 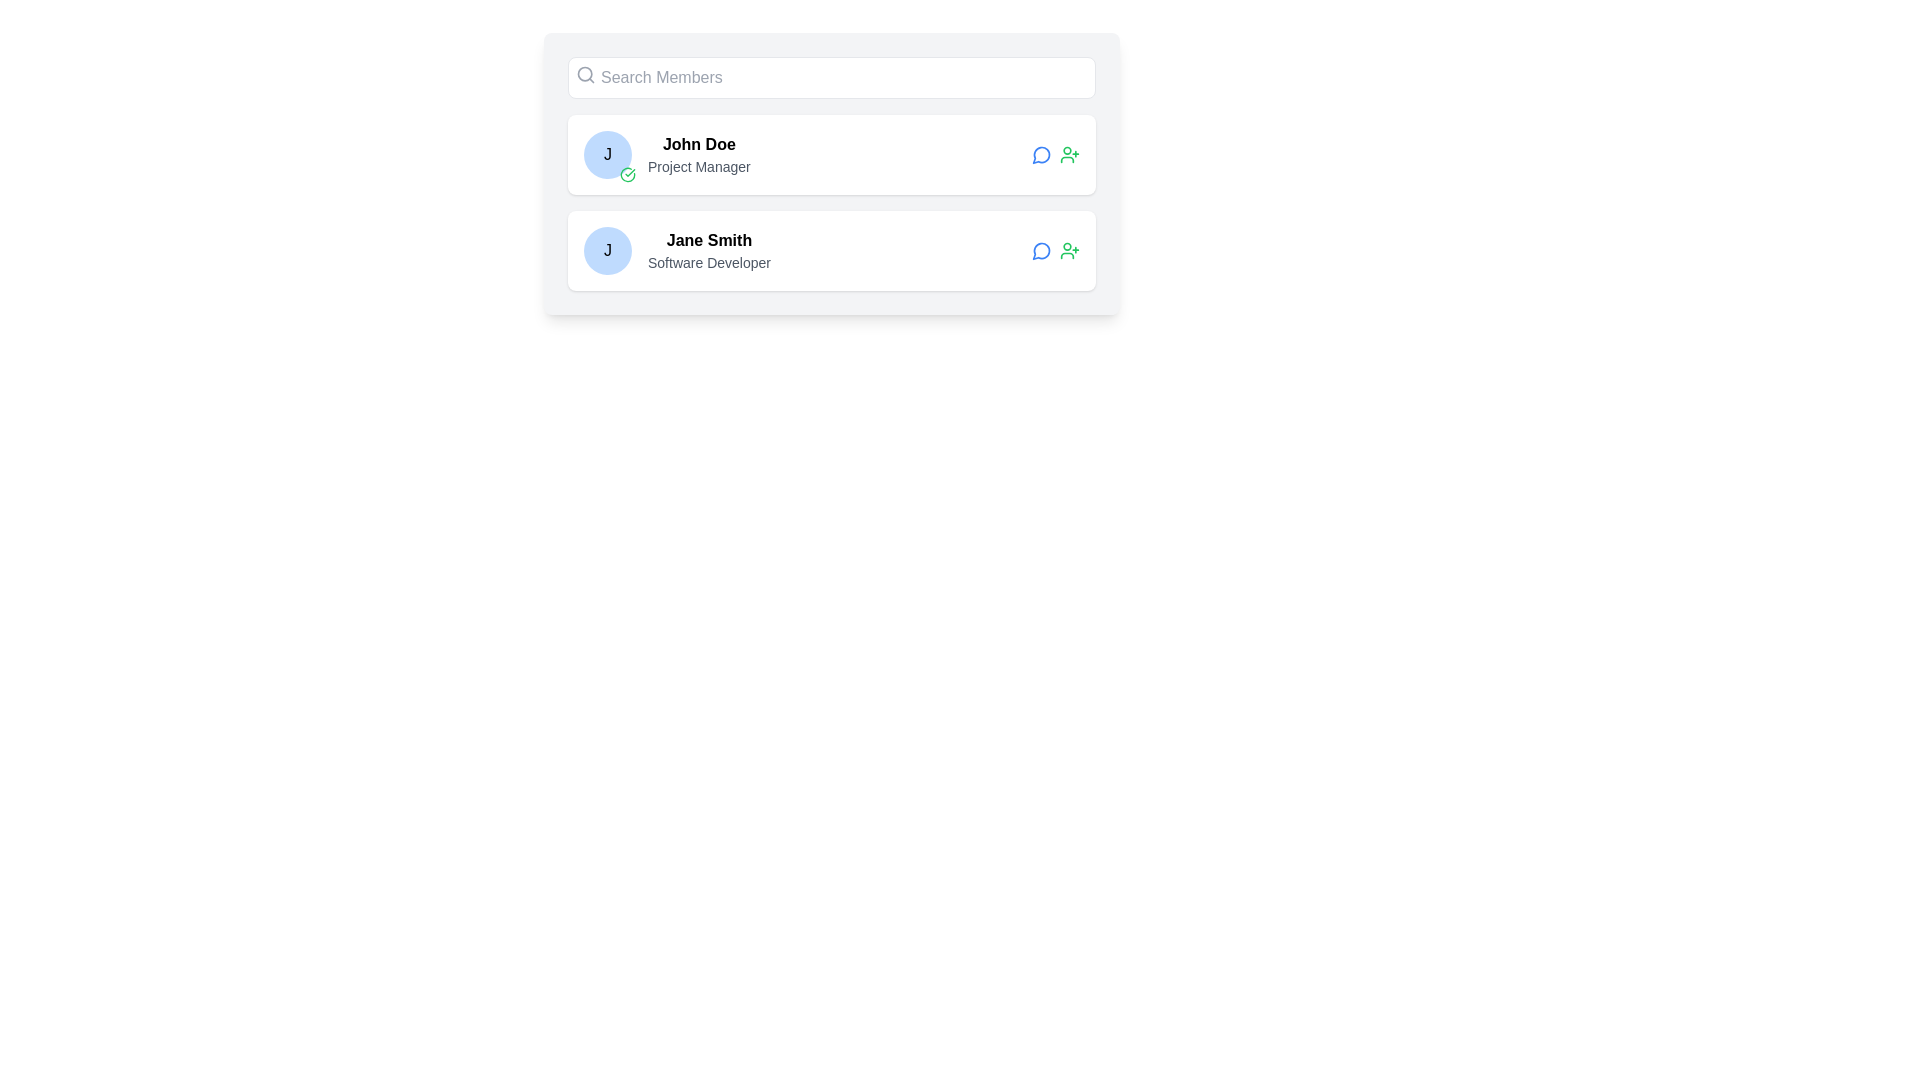 What do you see at coordinates (584, 73) in the screenshot?
I see `the search field by clicking on the search icon located in the top-left corner of the input field adjacent to the placeholder text 'Search Members'` at bounding box center [584, 73].